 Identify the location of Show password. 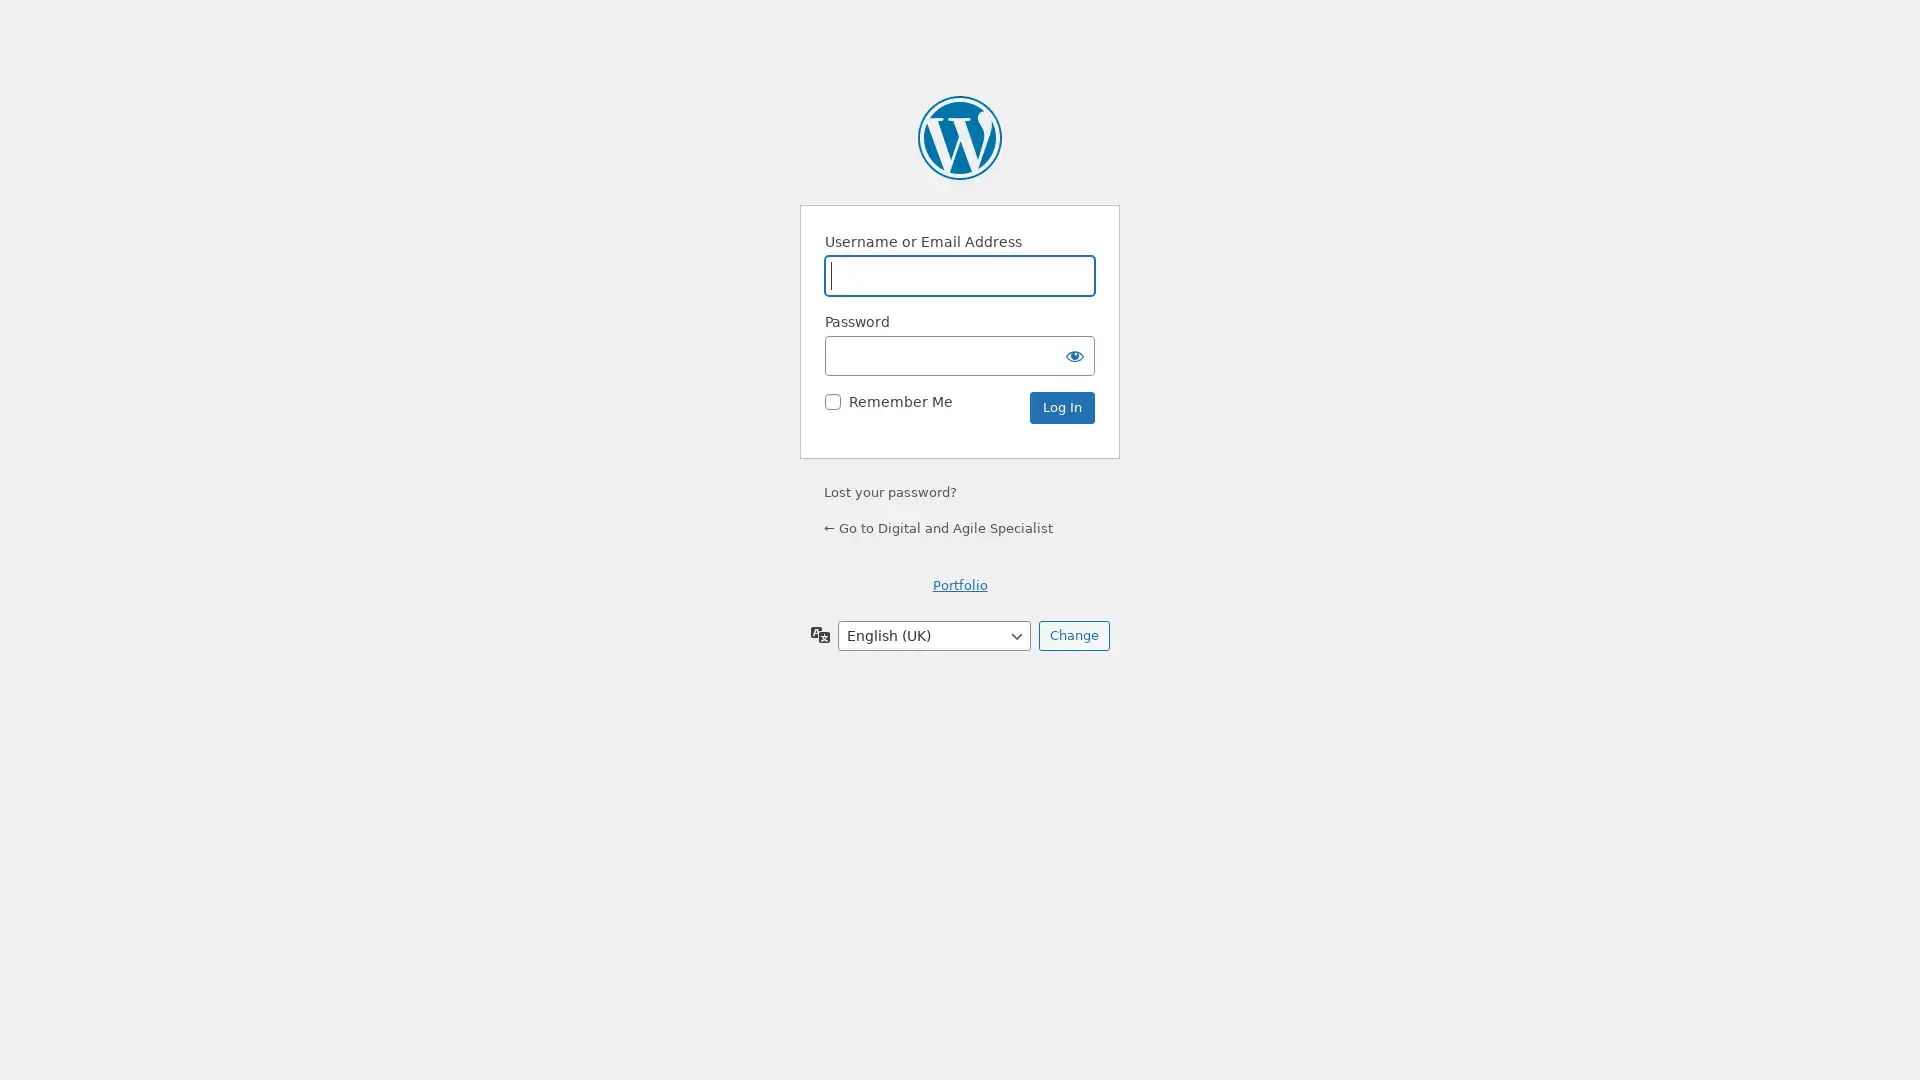
(1074, 354).